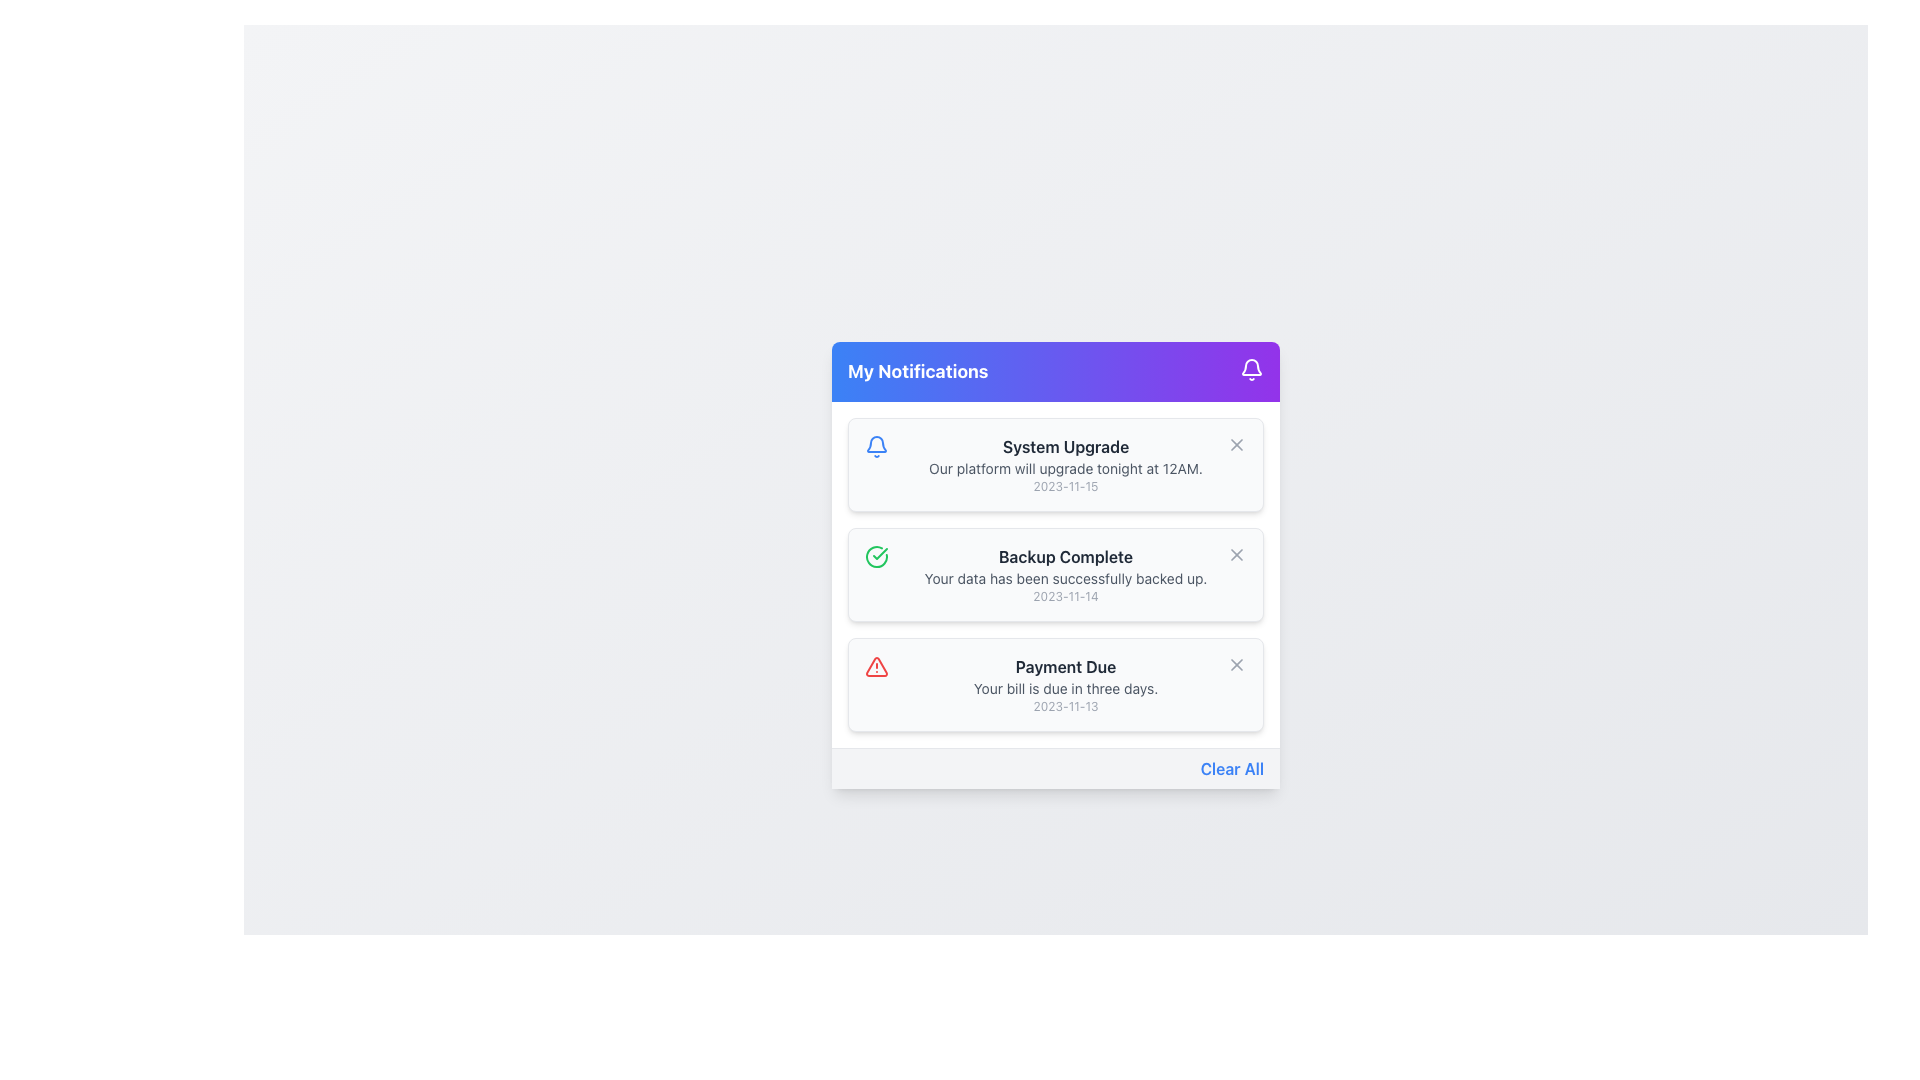 The image size is (1920, 1080). Describe the element at coordinates (1064, 445) in the screenshot. I see `title text of the 'System Upgrade' label displayed in bold, dark gray font within the first notification card in the 'My Notifications' panel` at that location.